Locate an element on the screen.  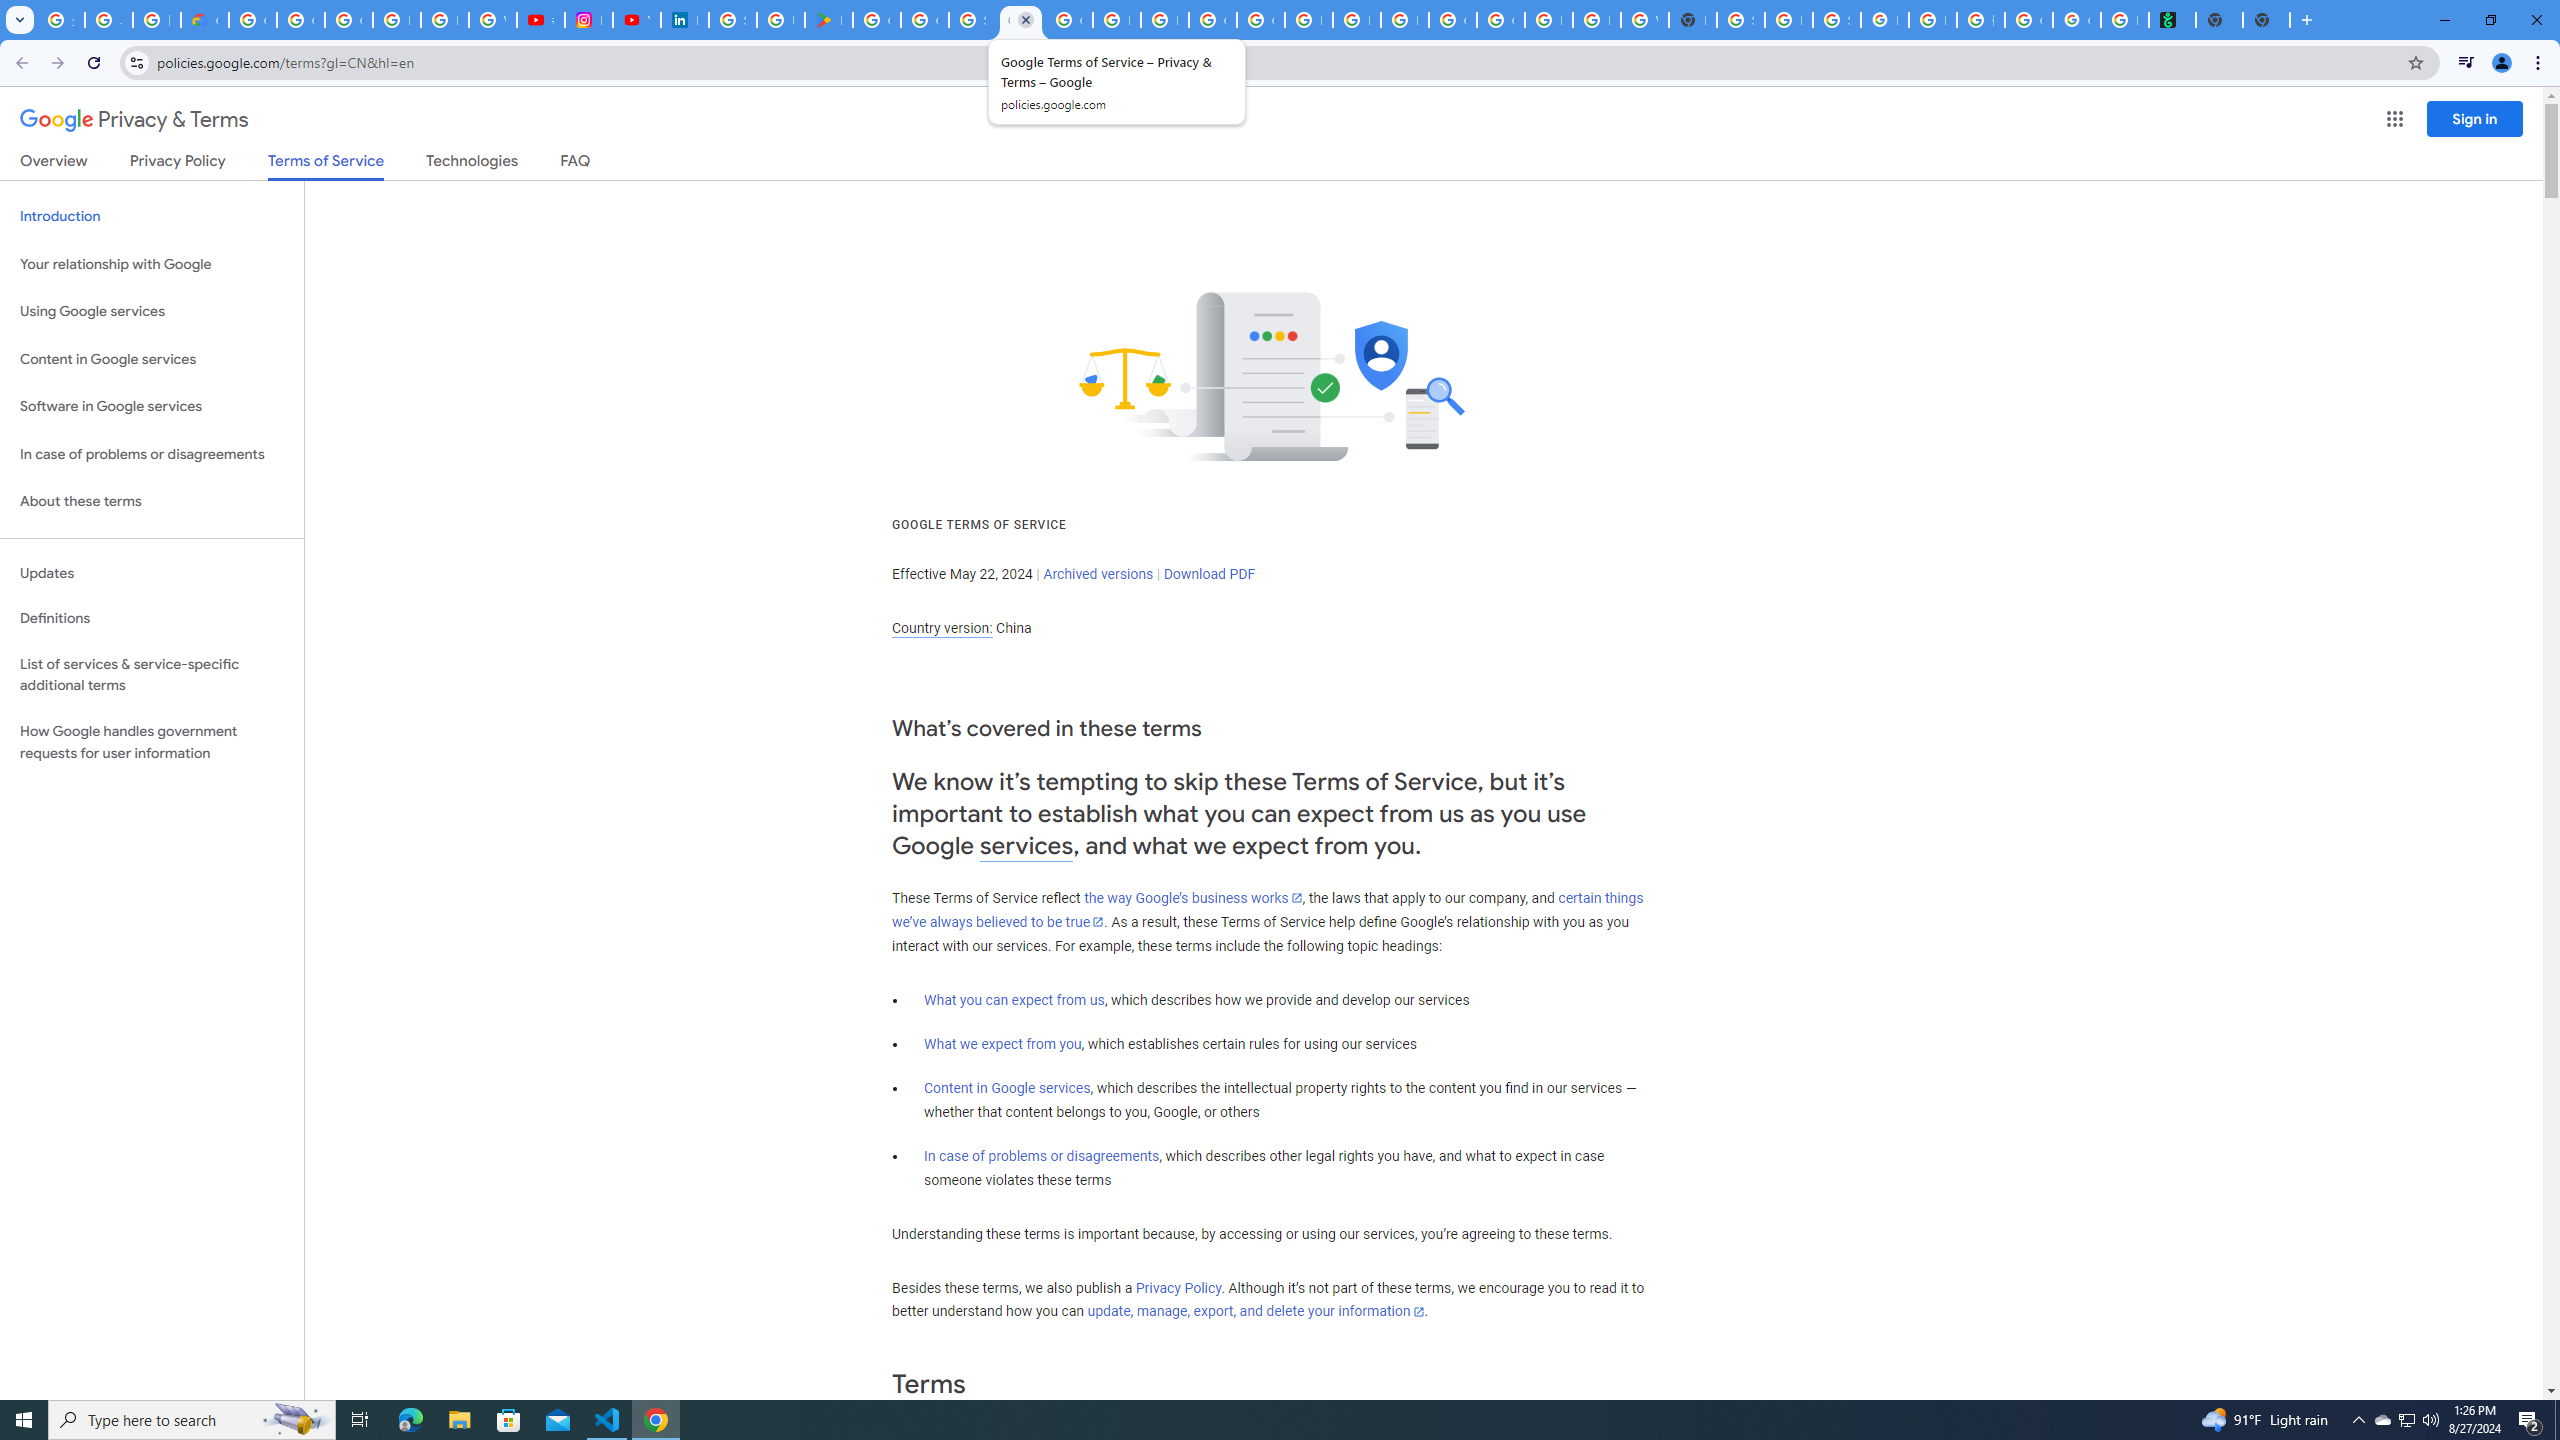
'Content in Google services' is located at coordinates (1006, 1087).